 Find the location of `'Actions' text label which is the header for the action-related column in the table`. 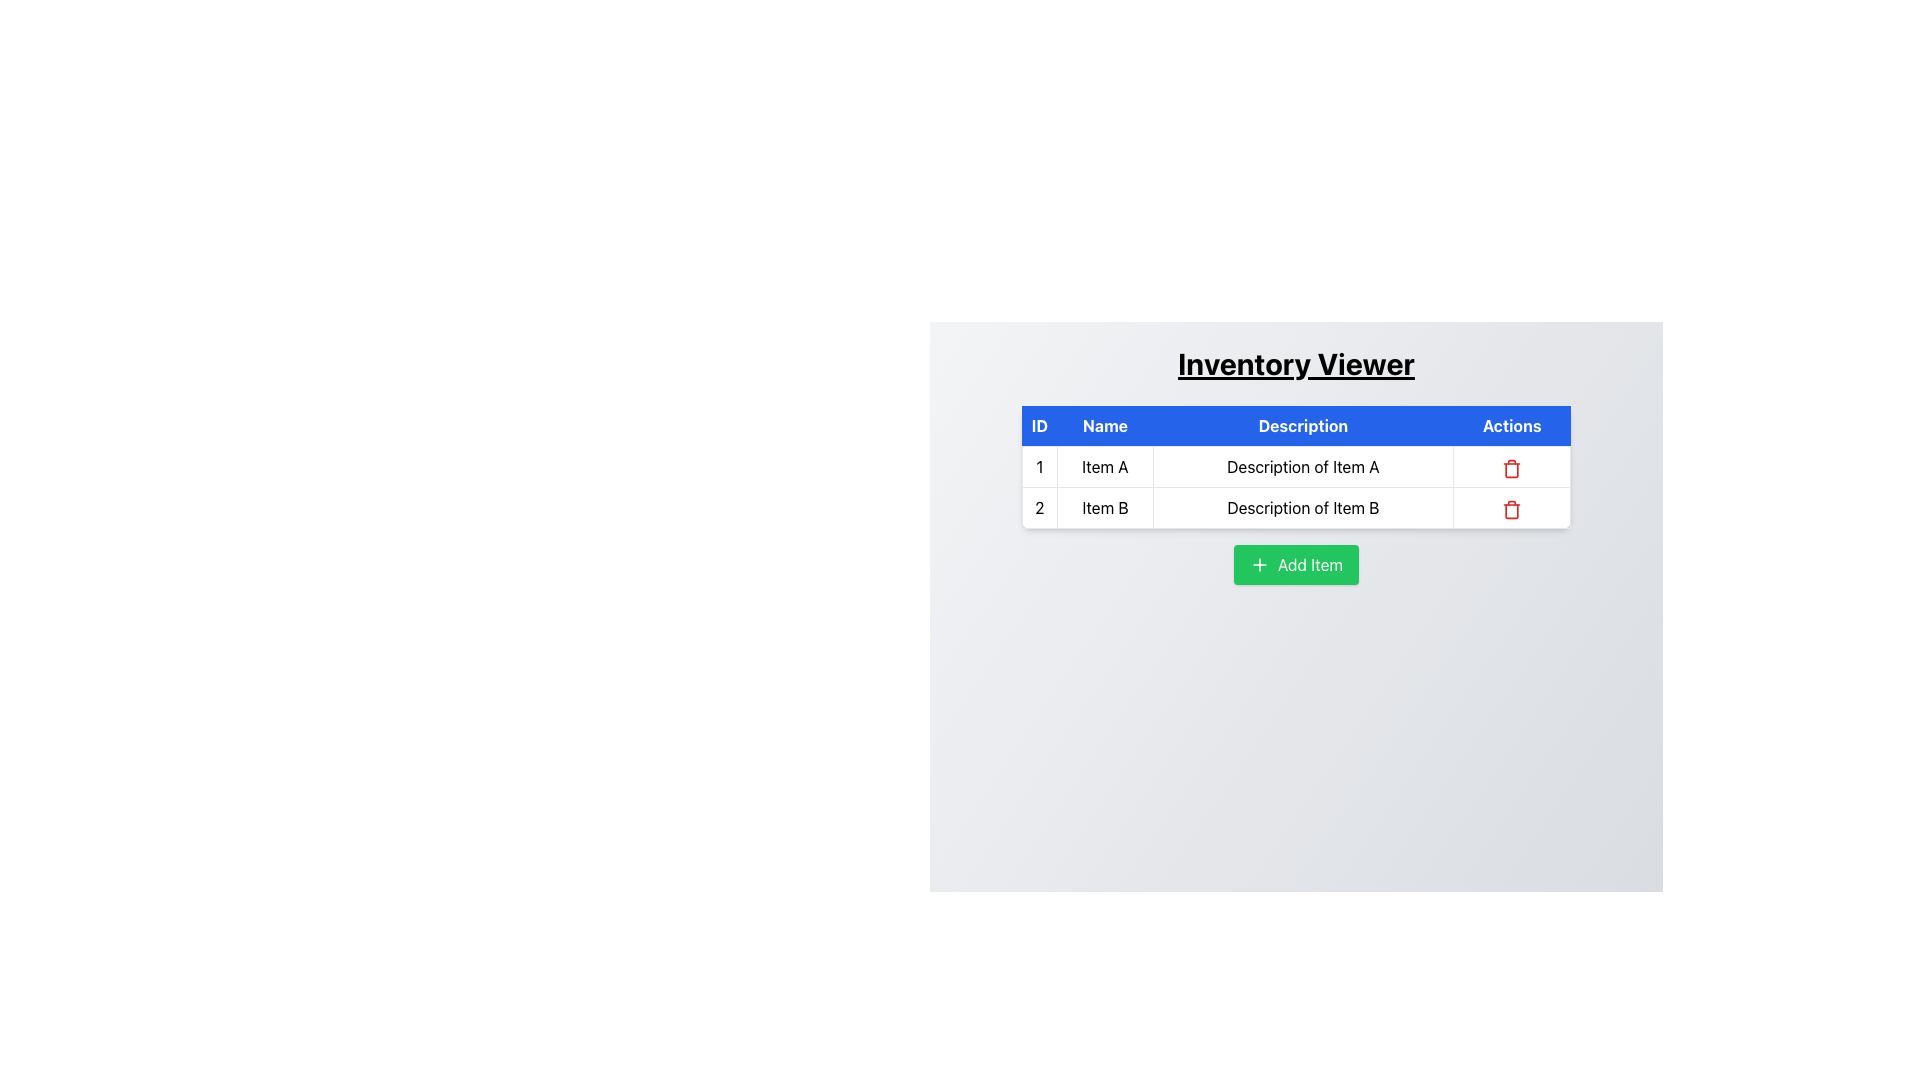

'Actions' text label which is the header for the action-related column in the table is located at coordinates (1512, 425).